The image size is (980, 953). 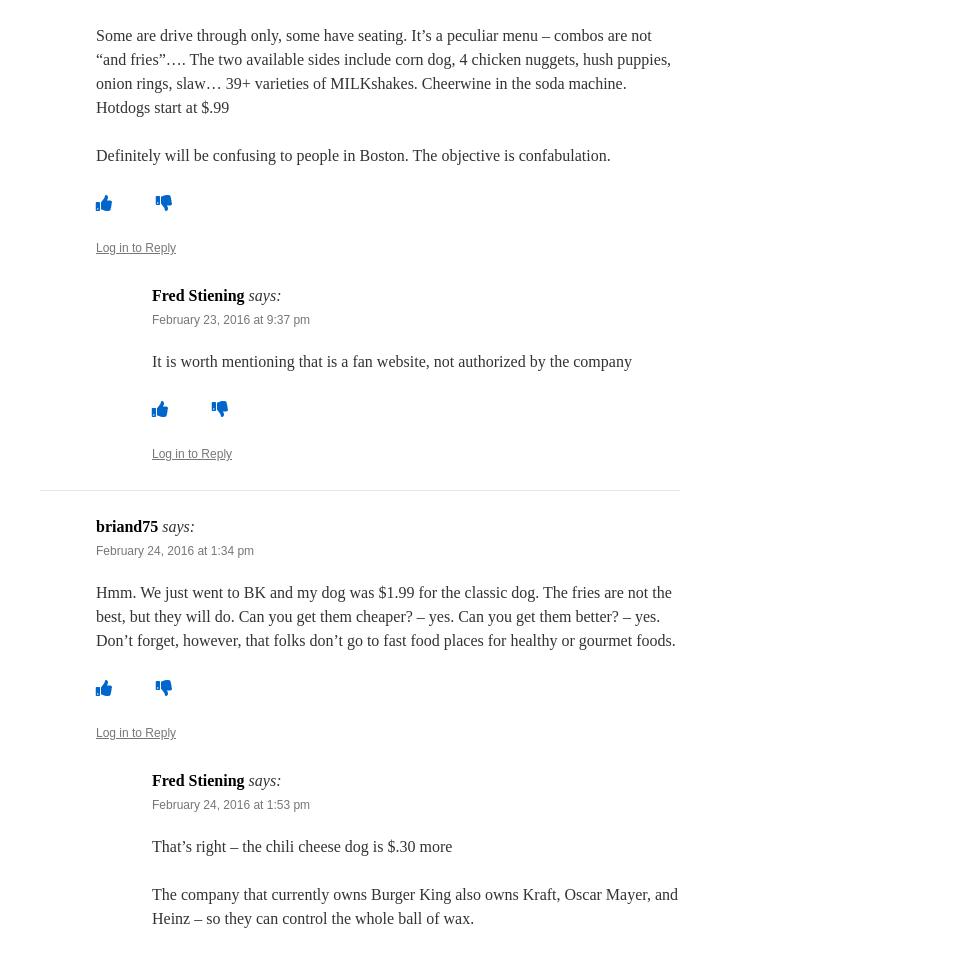 I want to click on 'February 23, 2016 at 9:37 pm', so click(x=151, y=319).